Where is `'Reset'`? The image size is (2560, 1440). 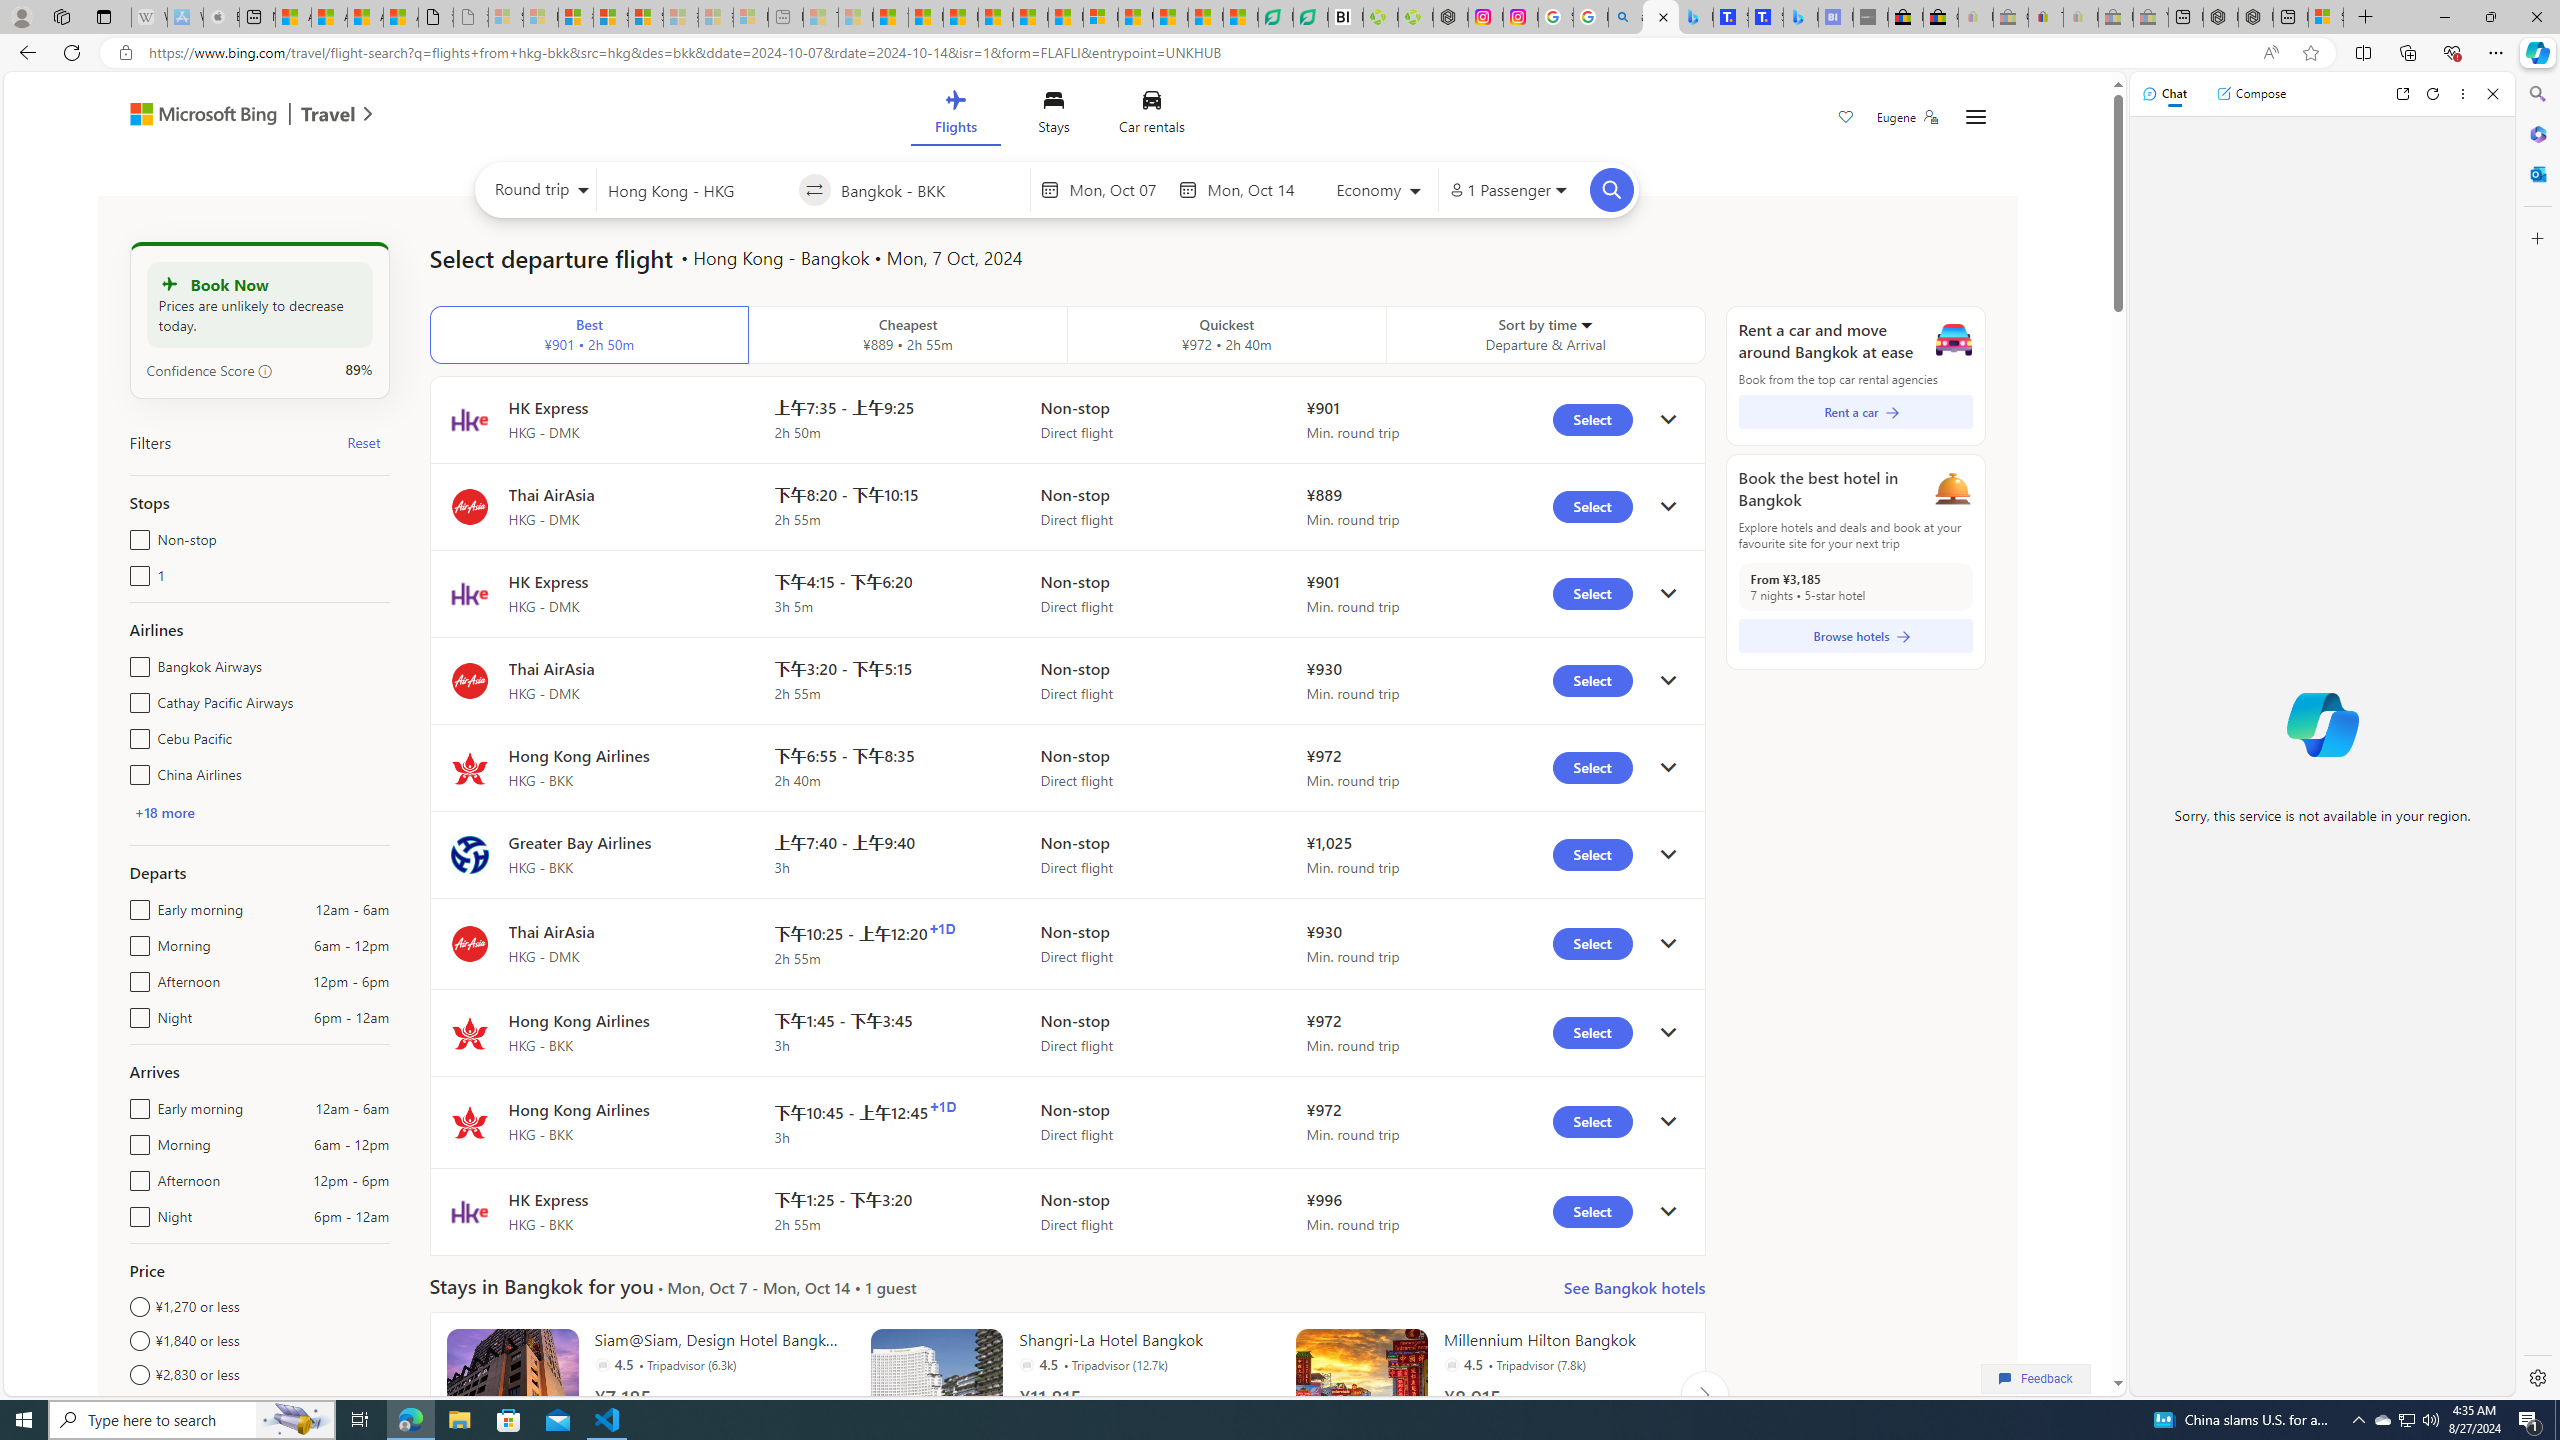 'Reset' is located at coordinates (362, 441).